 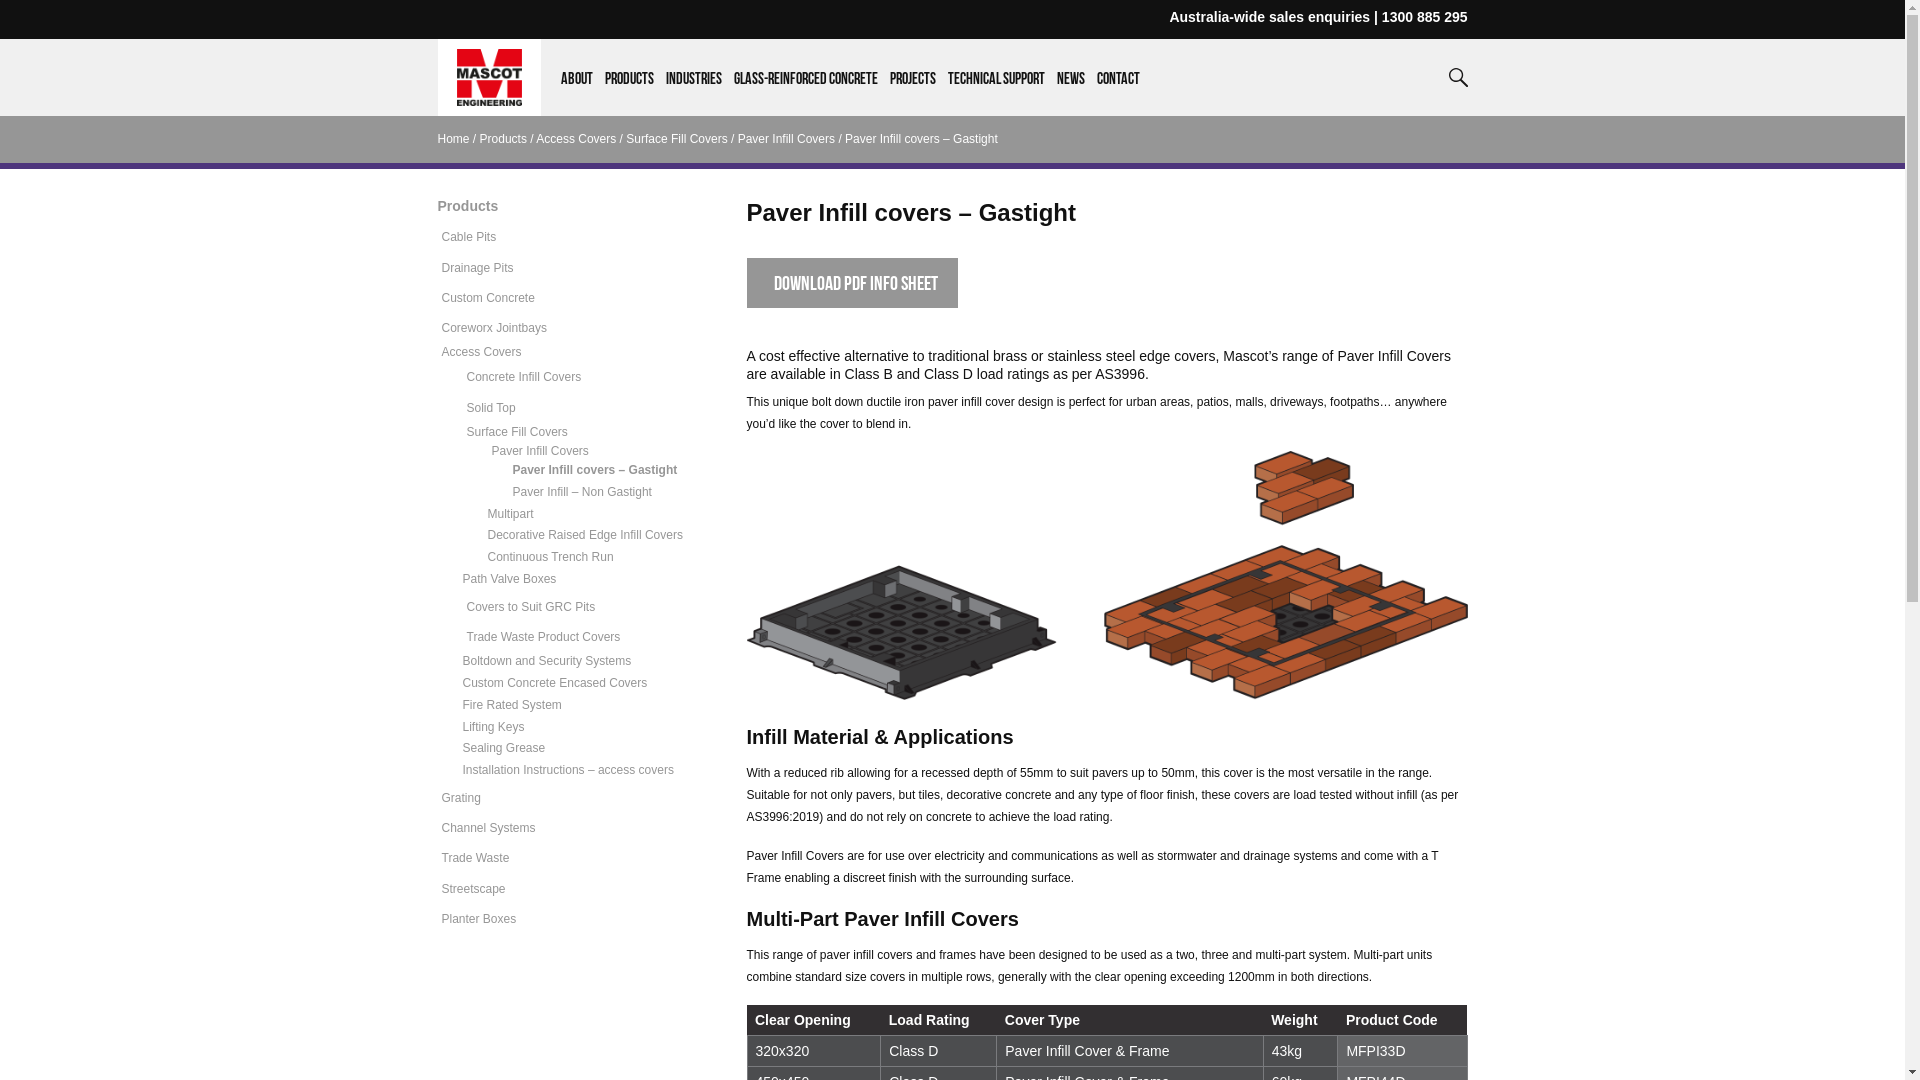 I want to click on 'Planter Boxes', so click(x=478, y=918).